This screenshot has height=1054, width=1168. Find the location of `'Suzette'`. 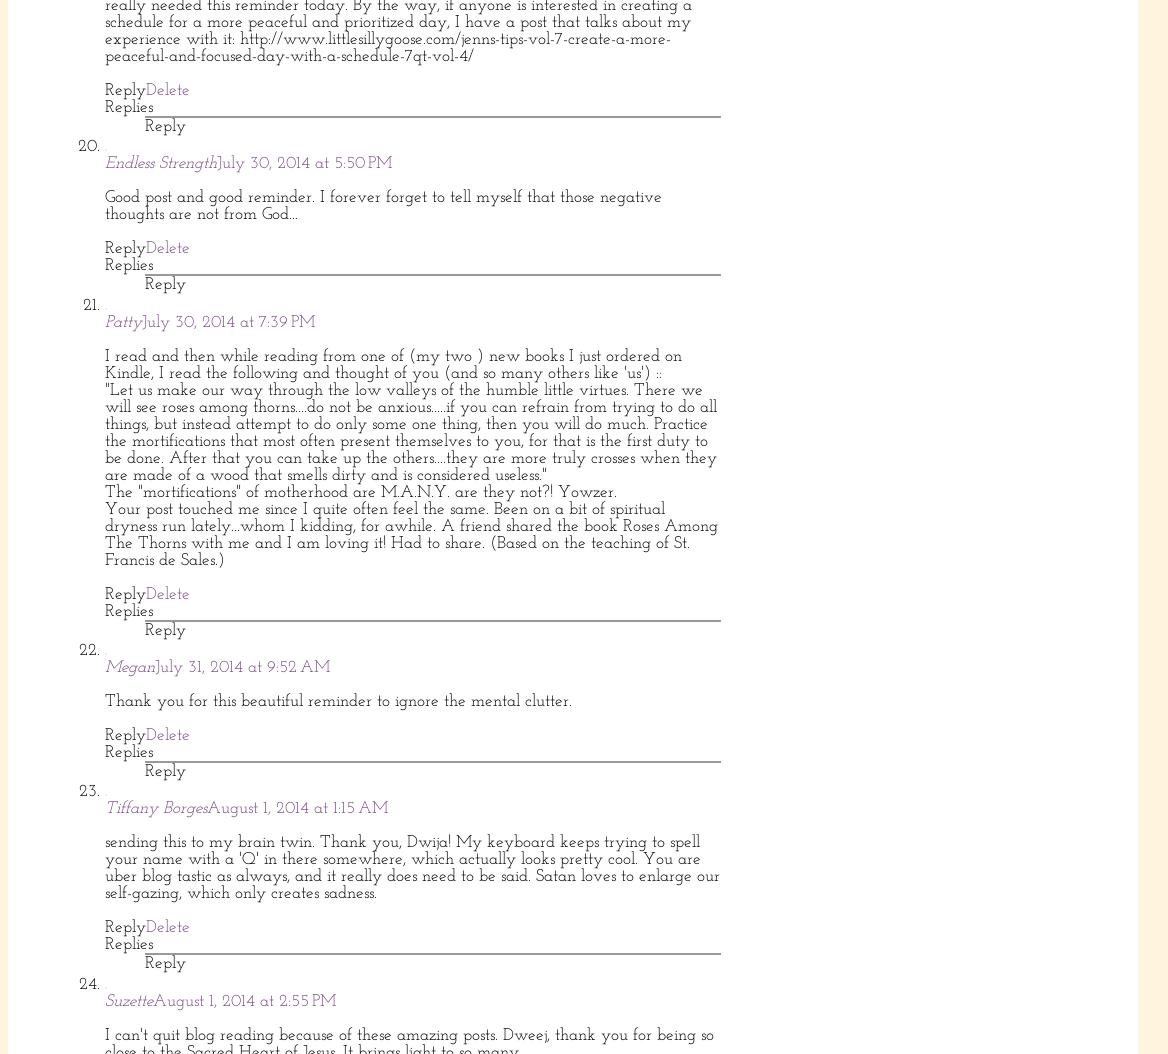

'Suzette' is located at coordinates (104, 1000).